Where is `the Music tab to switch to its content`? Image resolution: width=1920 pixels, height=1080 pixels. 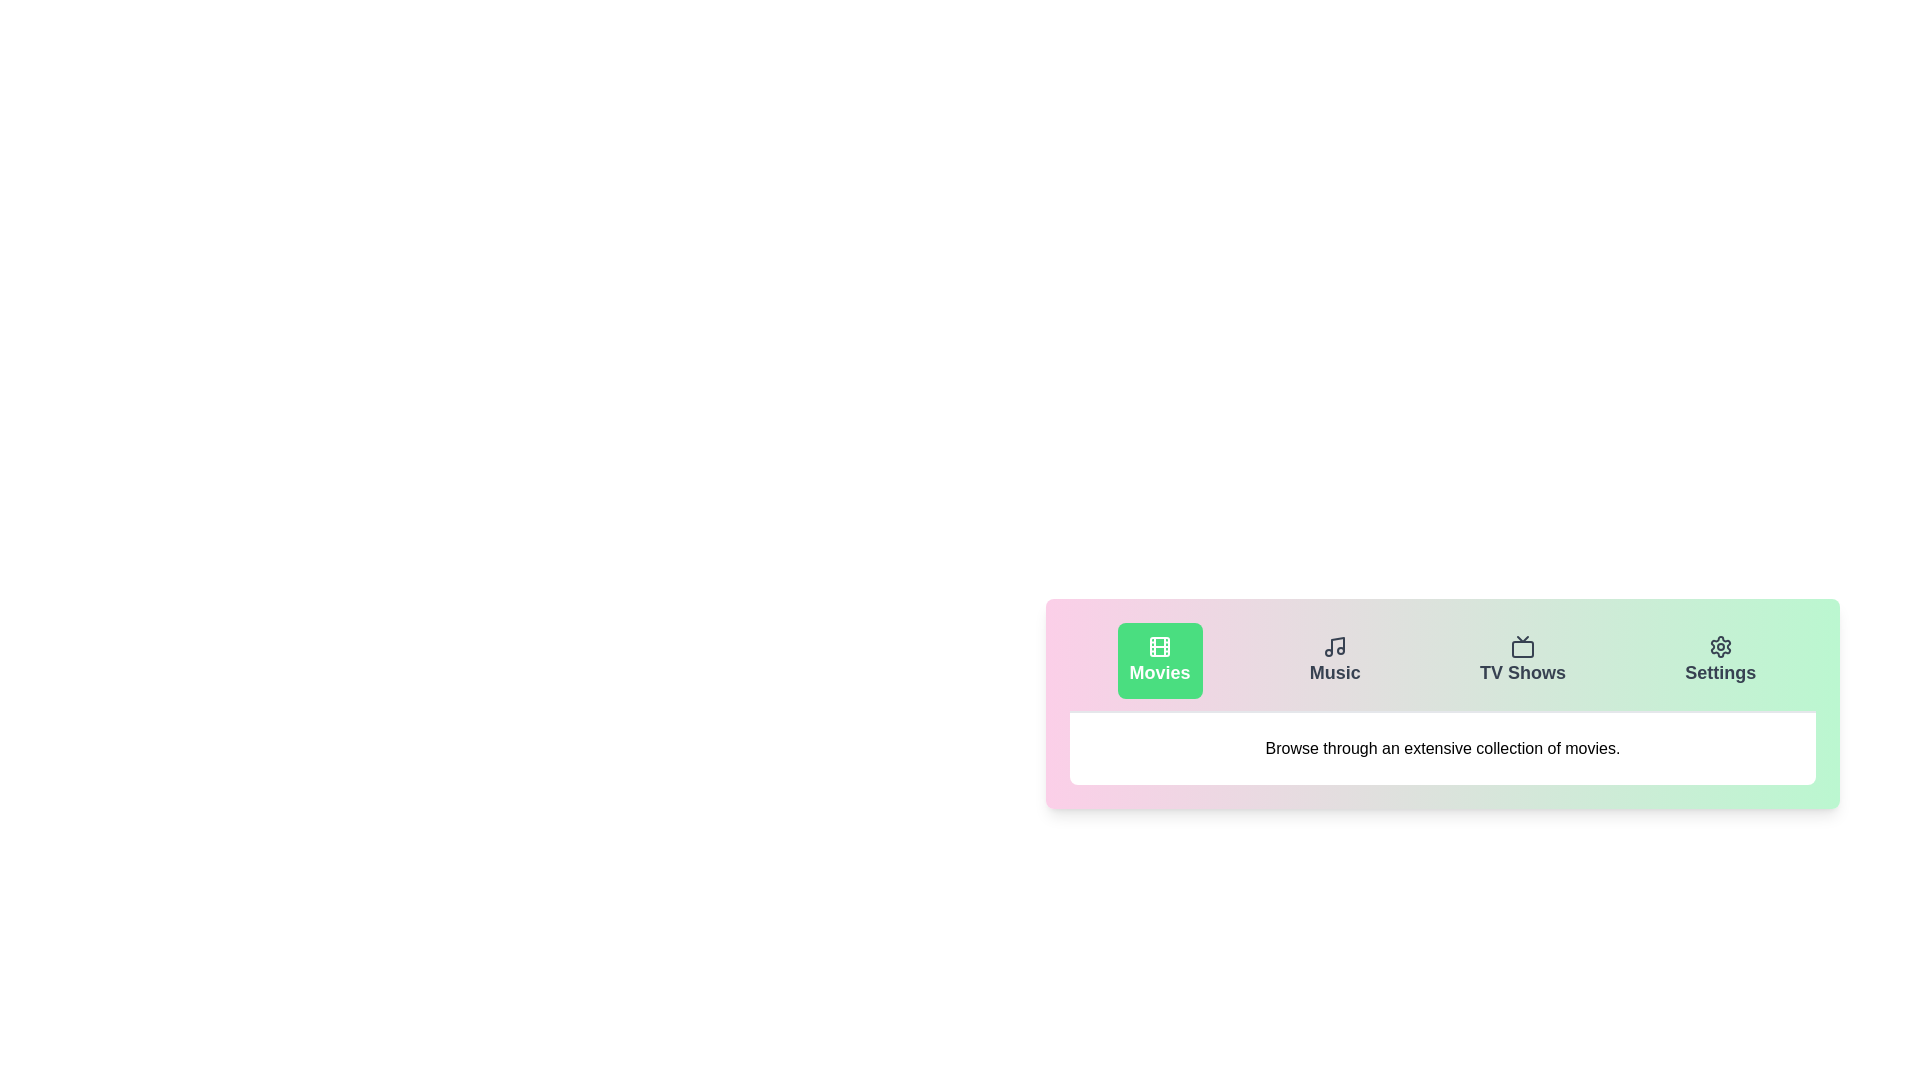 the Music tab to switch to its content is located at coordinates (1334, 660).